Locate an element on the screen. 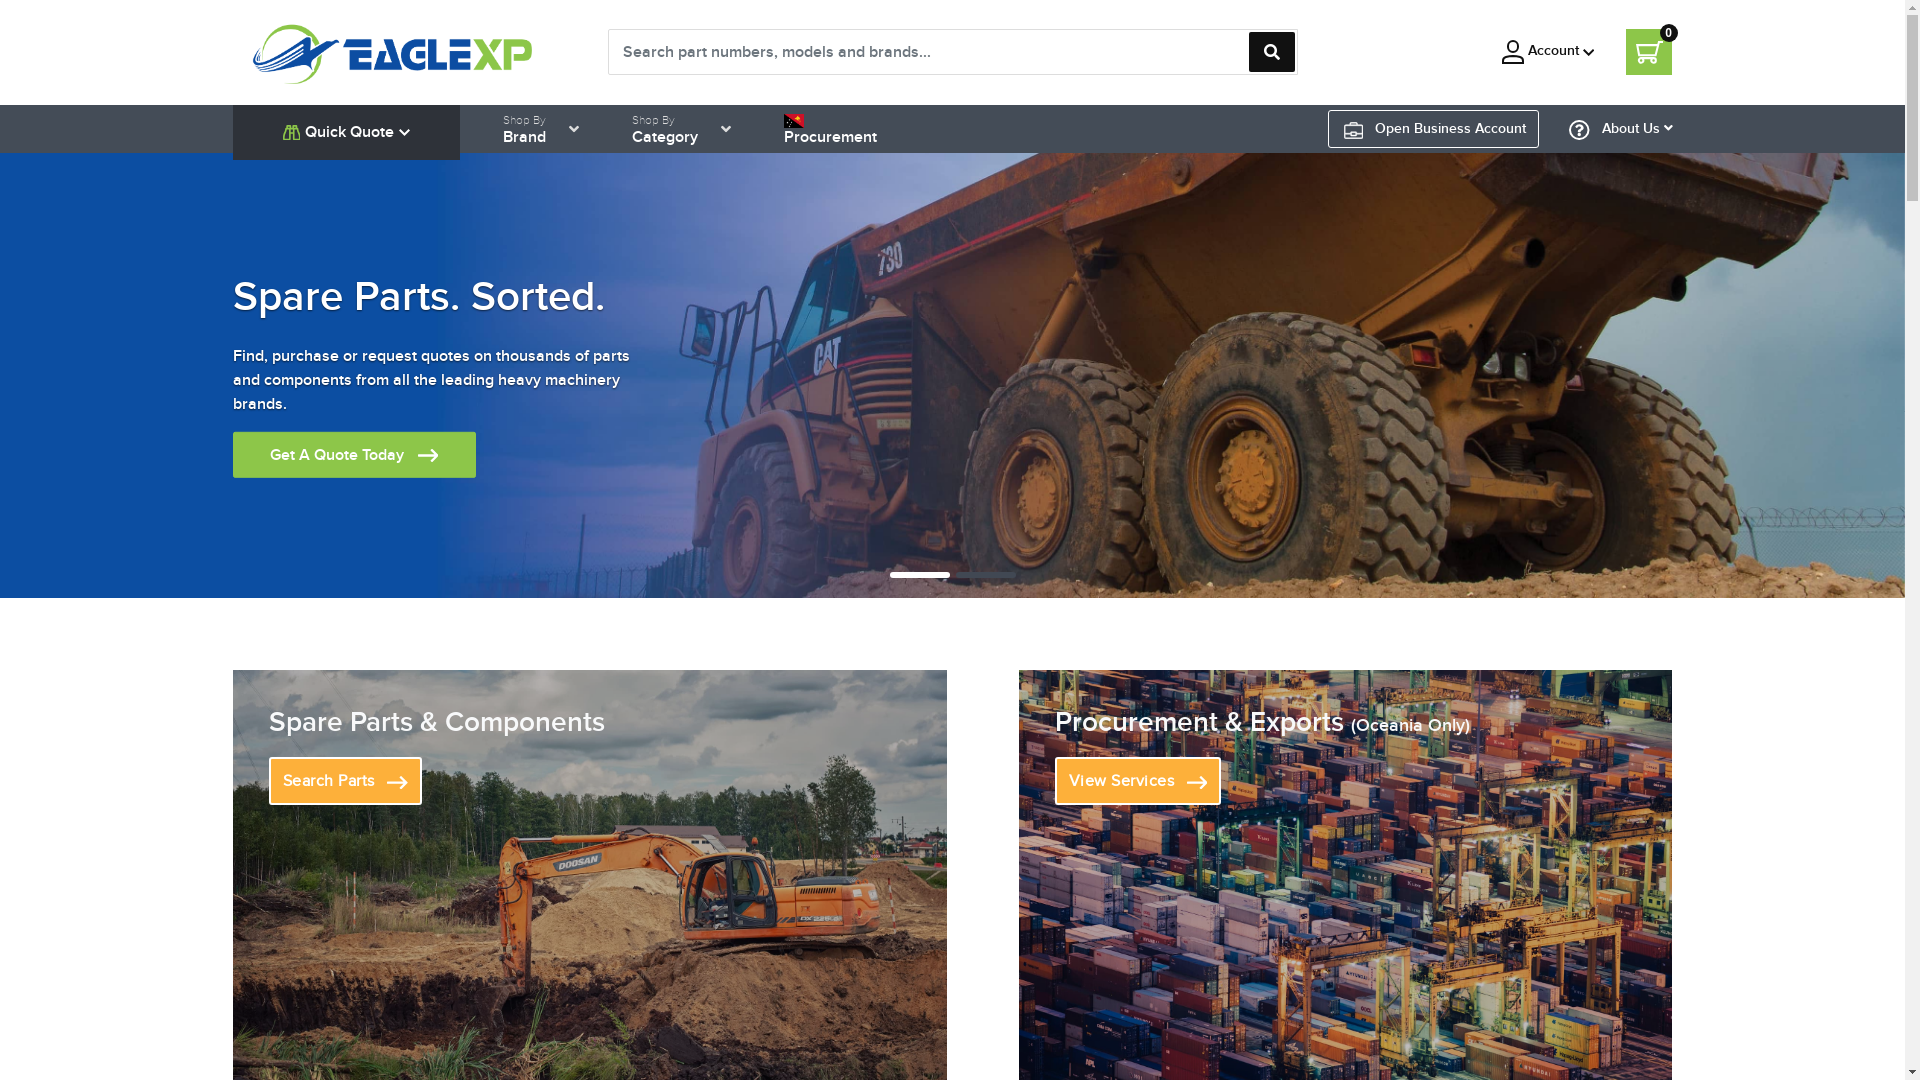 This screenshot has width=1920, height=1080. 'EagleXP' is located at coordinates (393, 49).